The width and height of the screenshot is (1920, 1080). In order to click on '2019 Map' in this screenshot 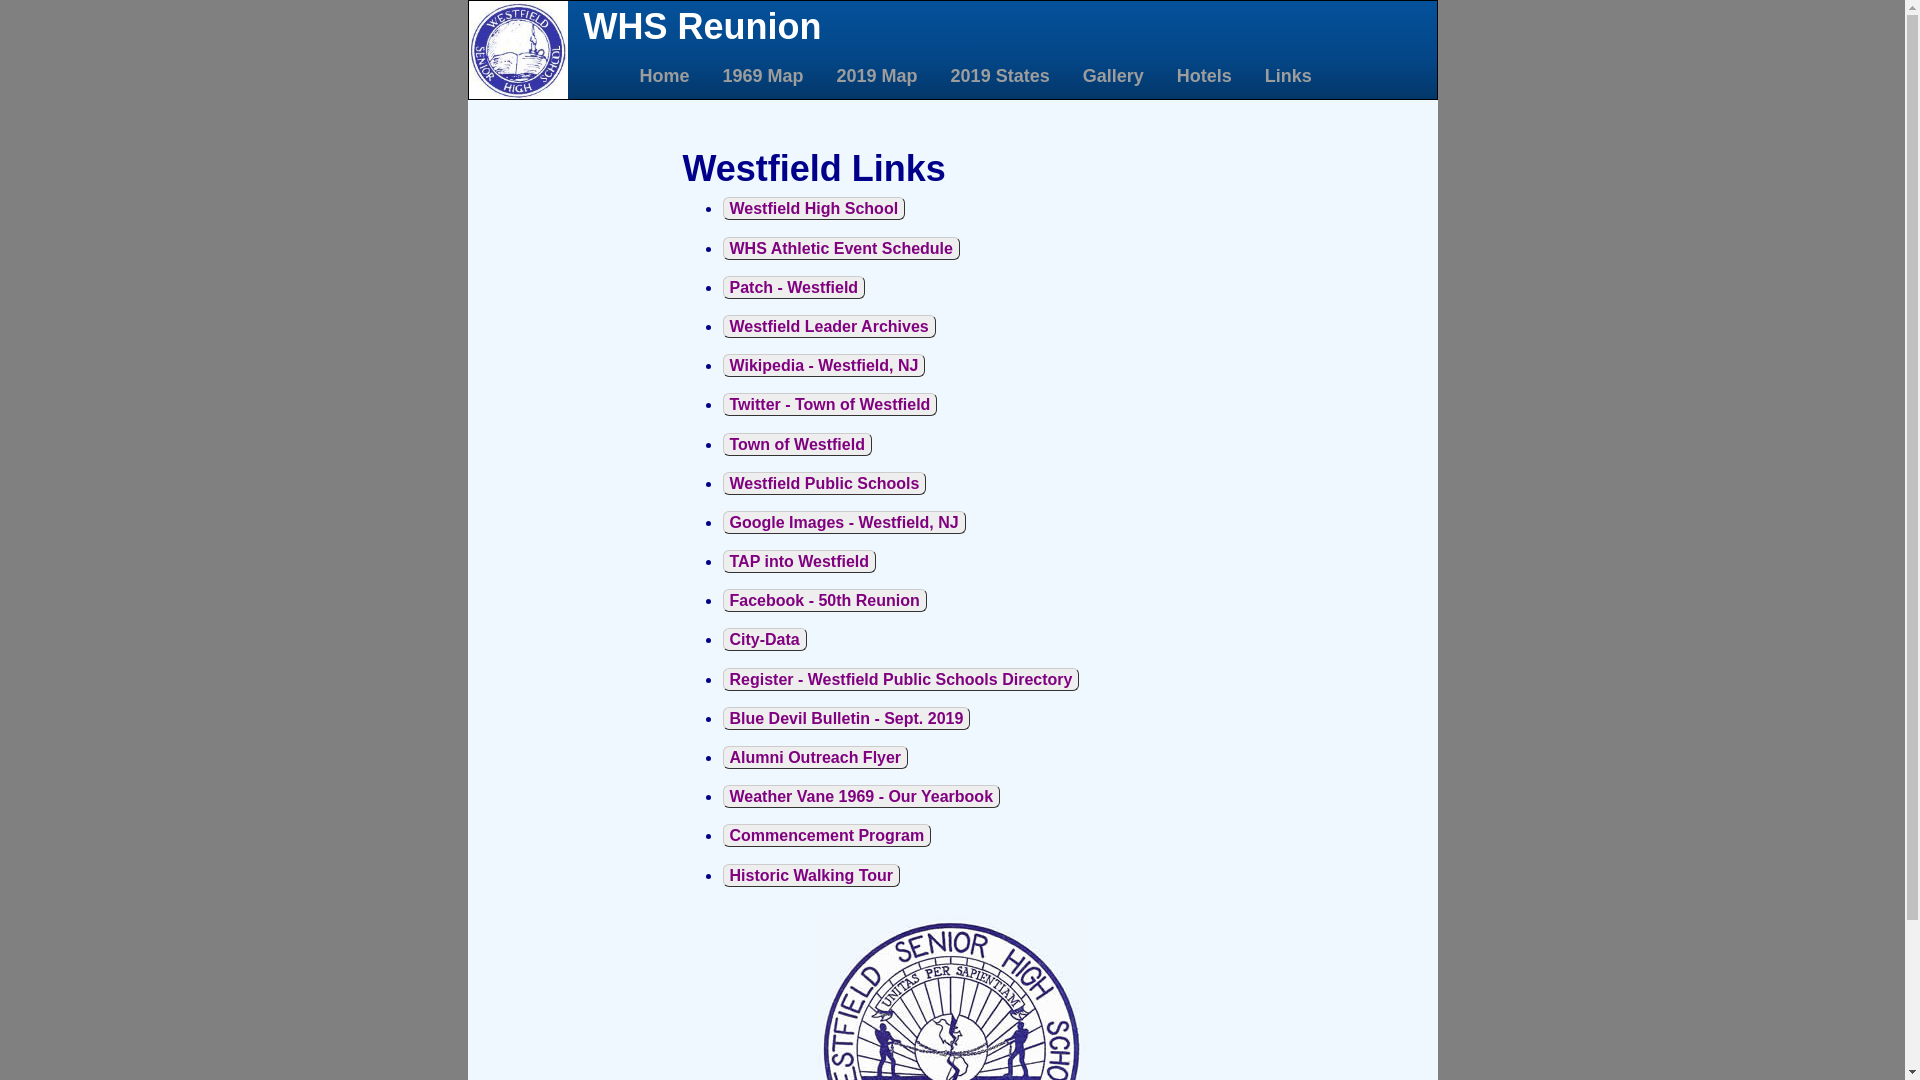, I will do `click(876, 75)`.